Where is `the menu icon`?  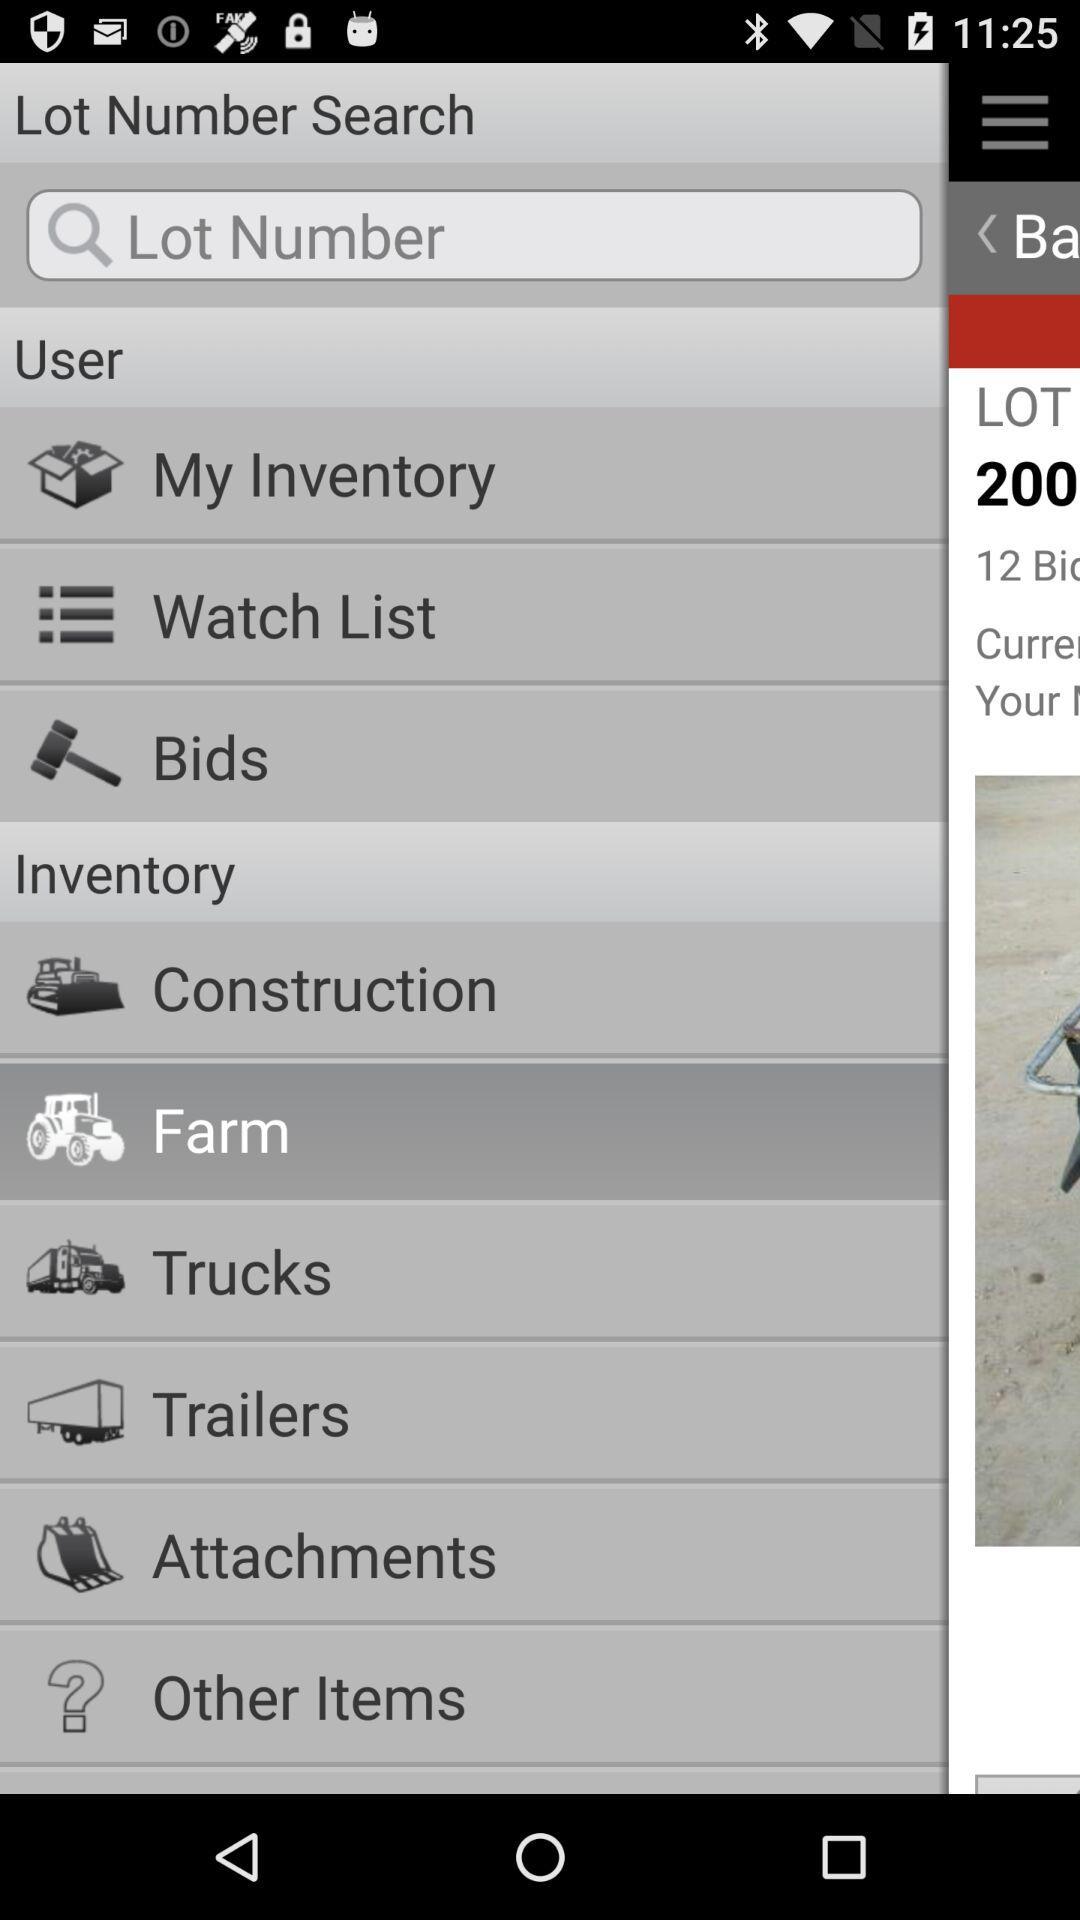 the menu icon is located at coordinates (1014, 129).